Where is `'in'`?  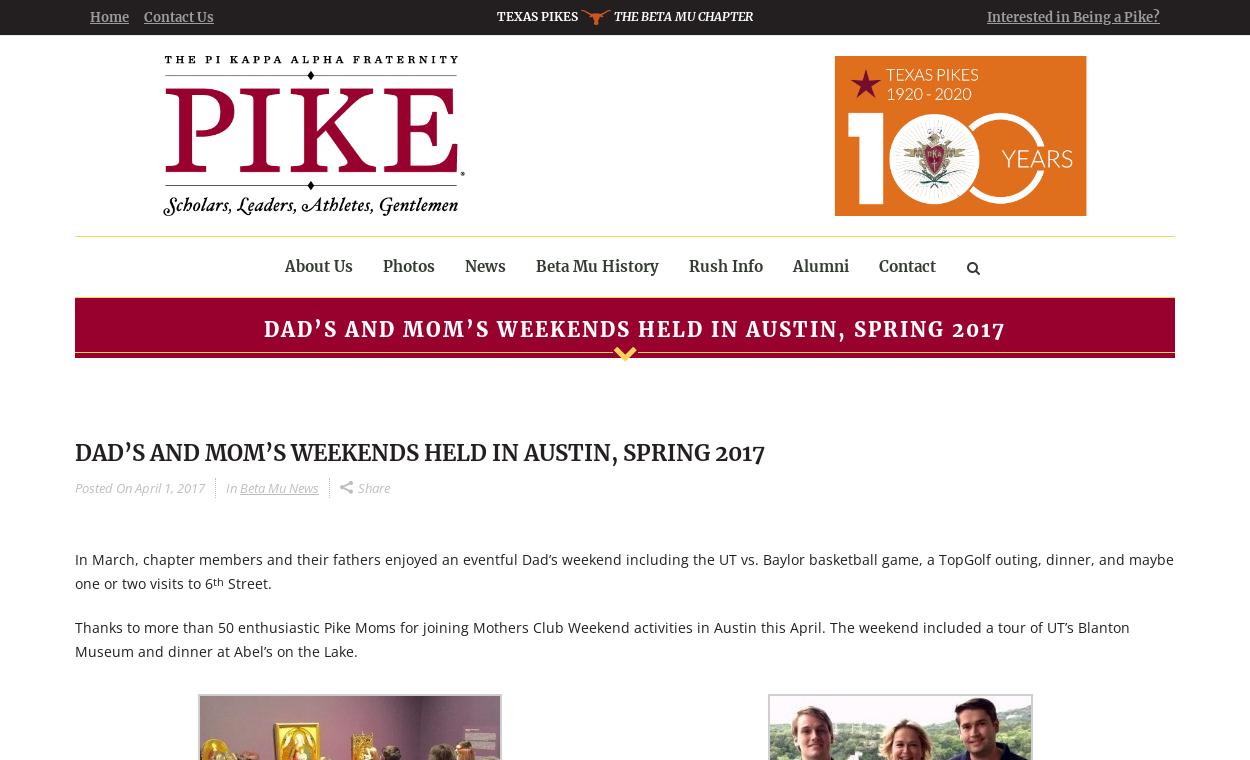
'in' is located at coordinates (224, 487).